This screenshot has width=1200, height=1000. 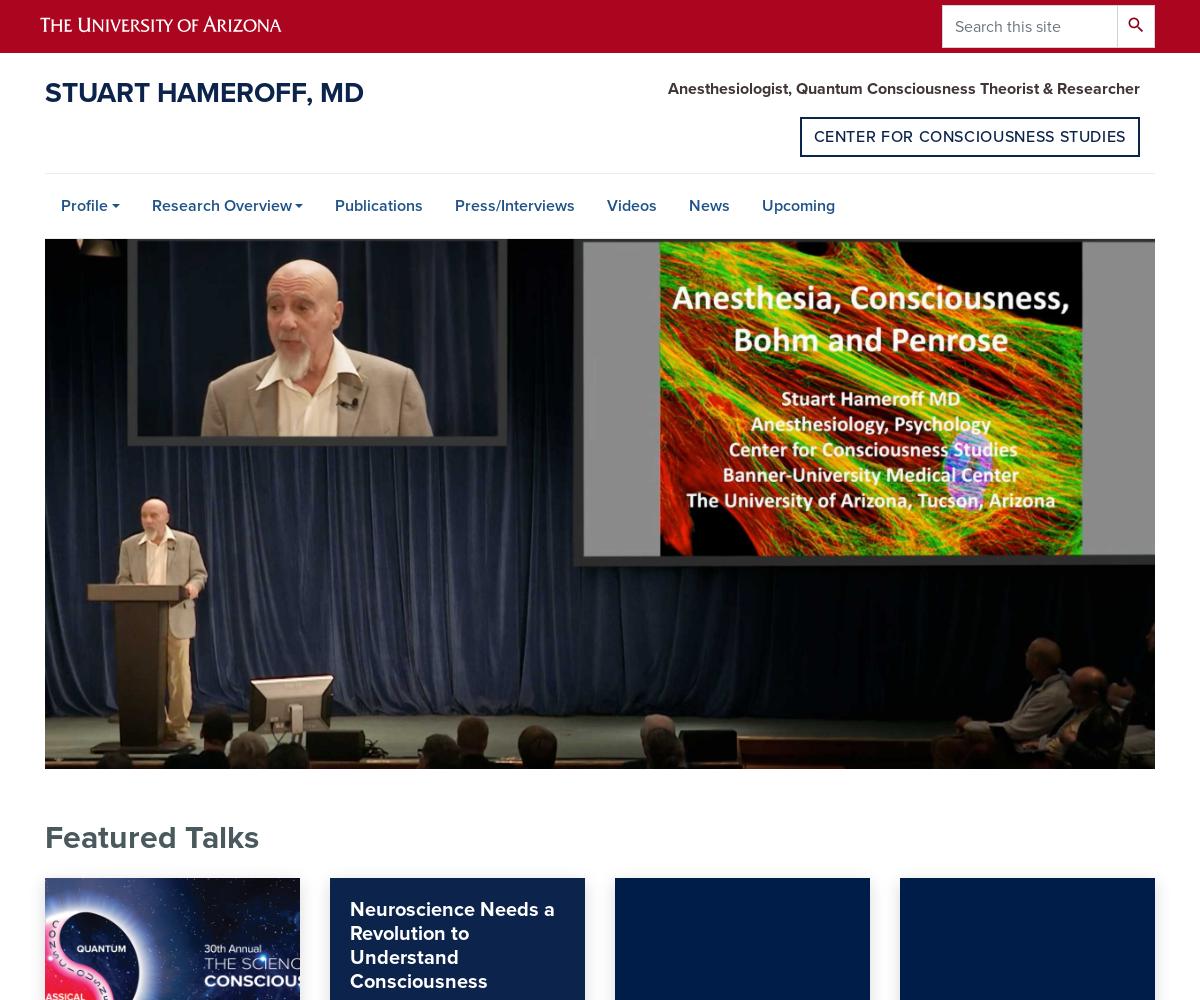 I want to click on 'search', so click(x=1135, y=24).